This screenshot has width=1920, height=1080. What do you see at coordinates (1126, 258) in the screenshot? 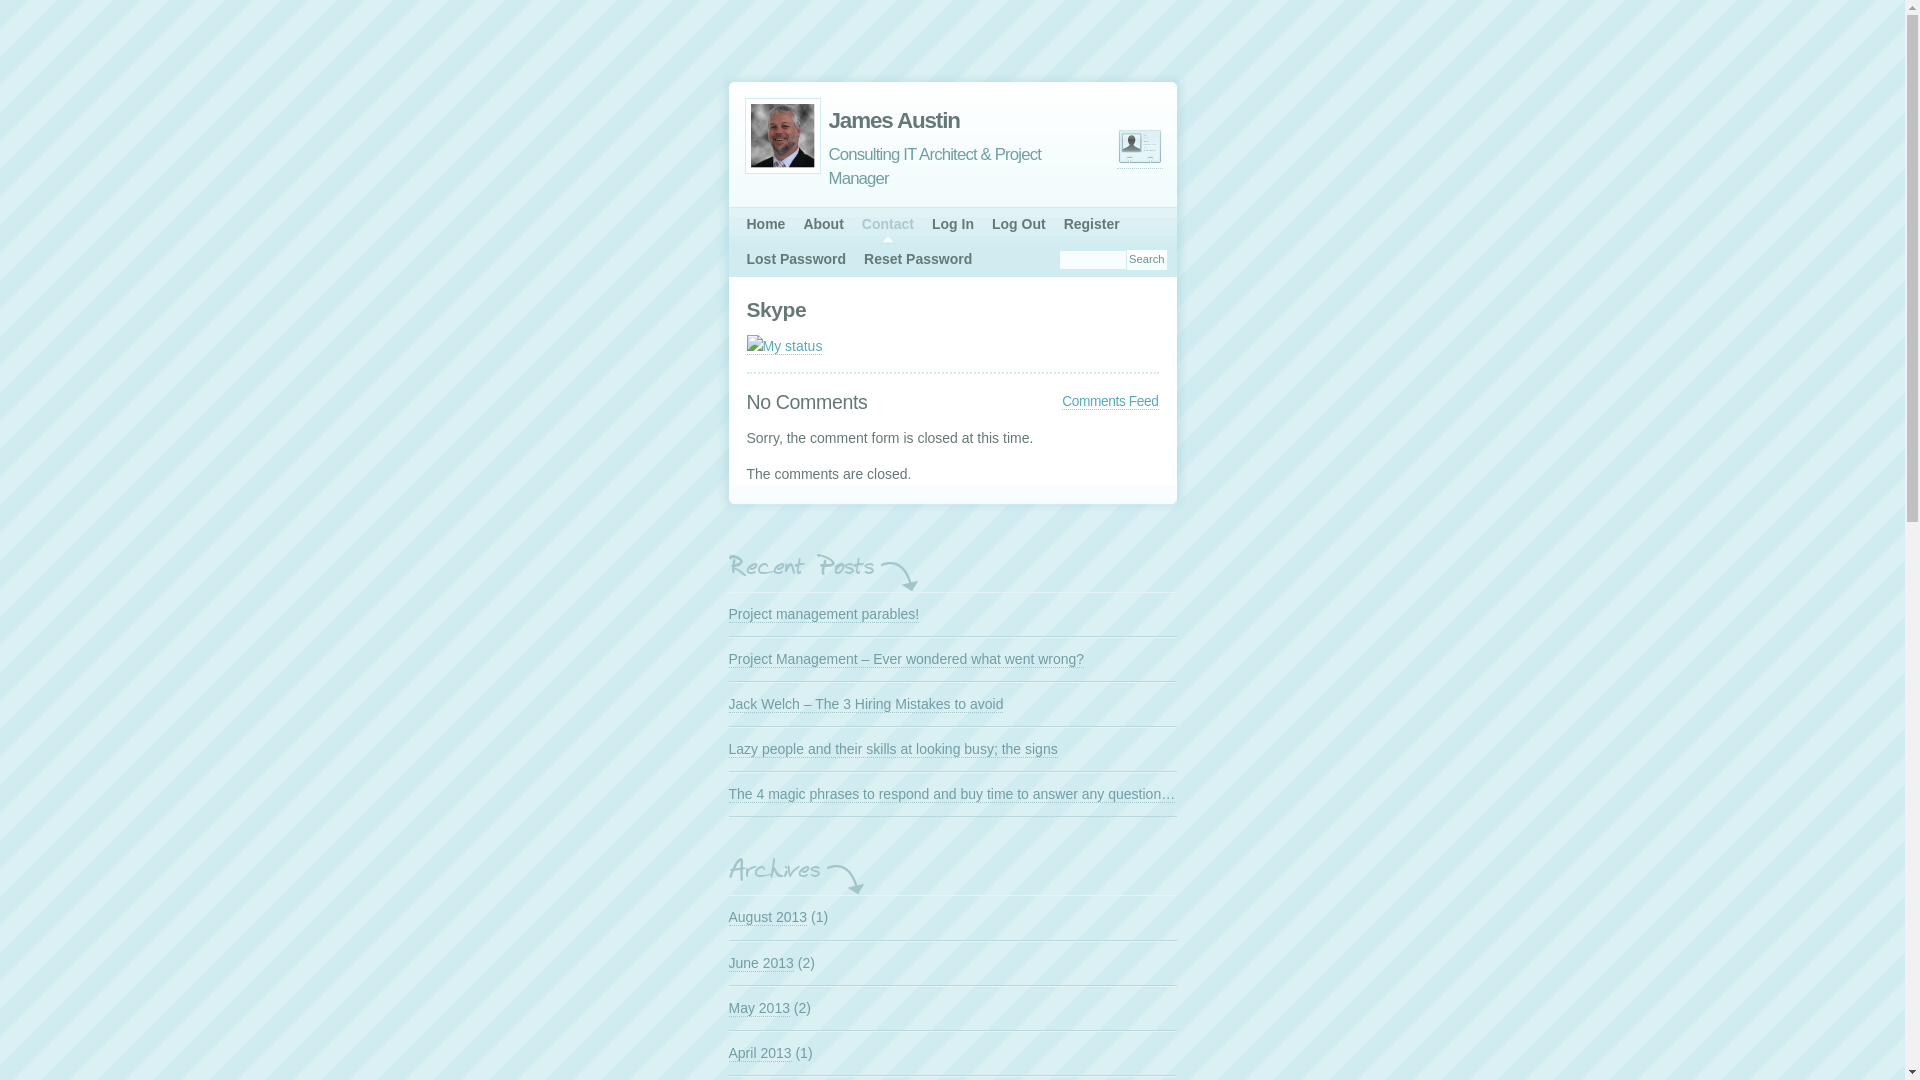
I see `'Search'` at bounding box center [1126, 258].